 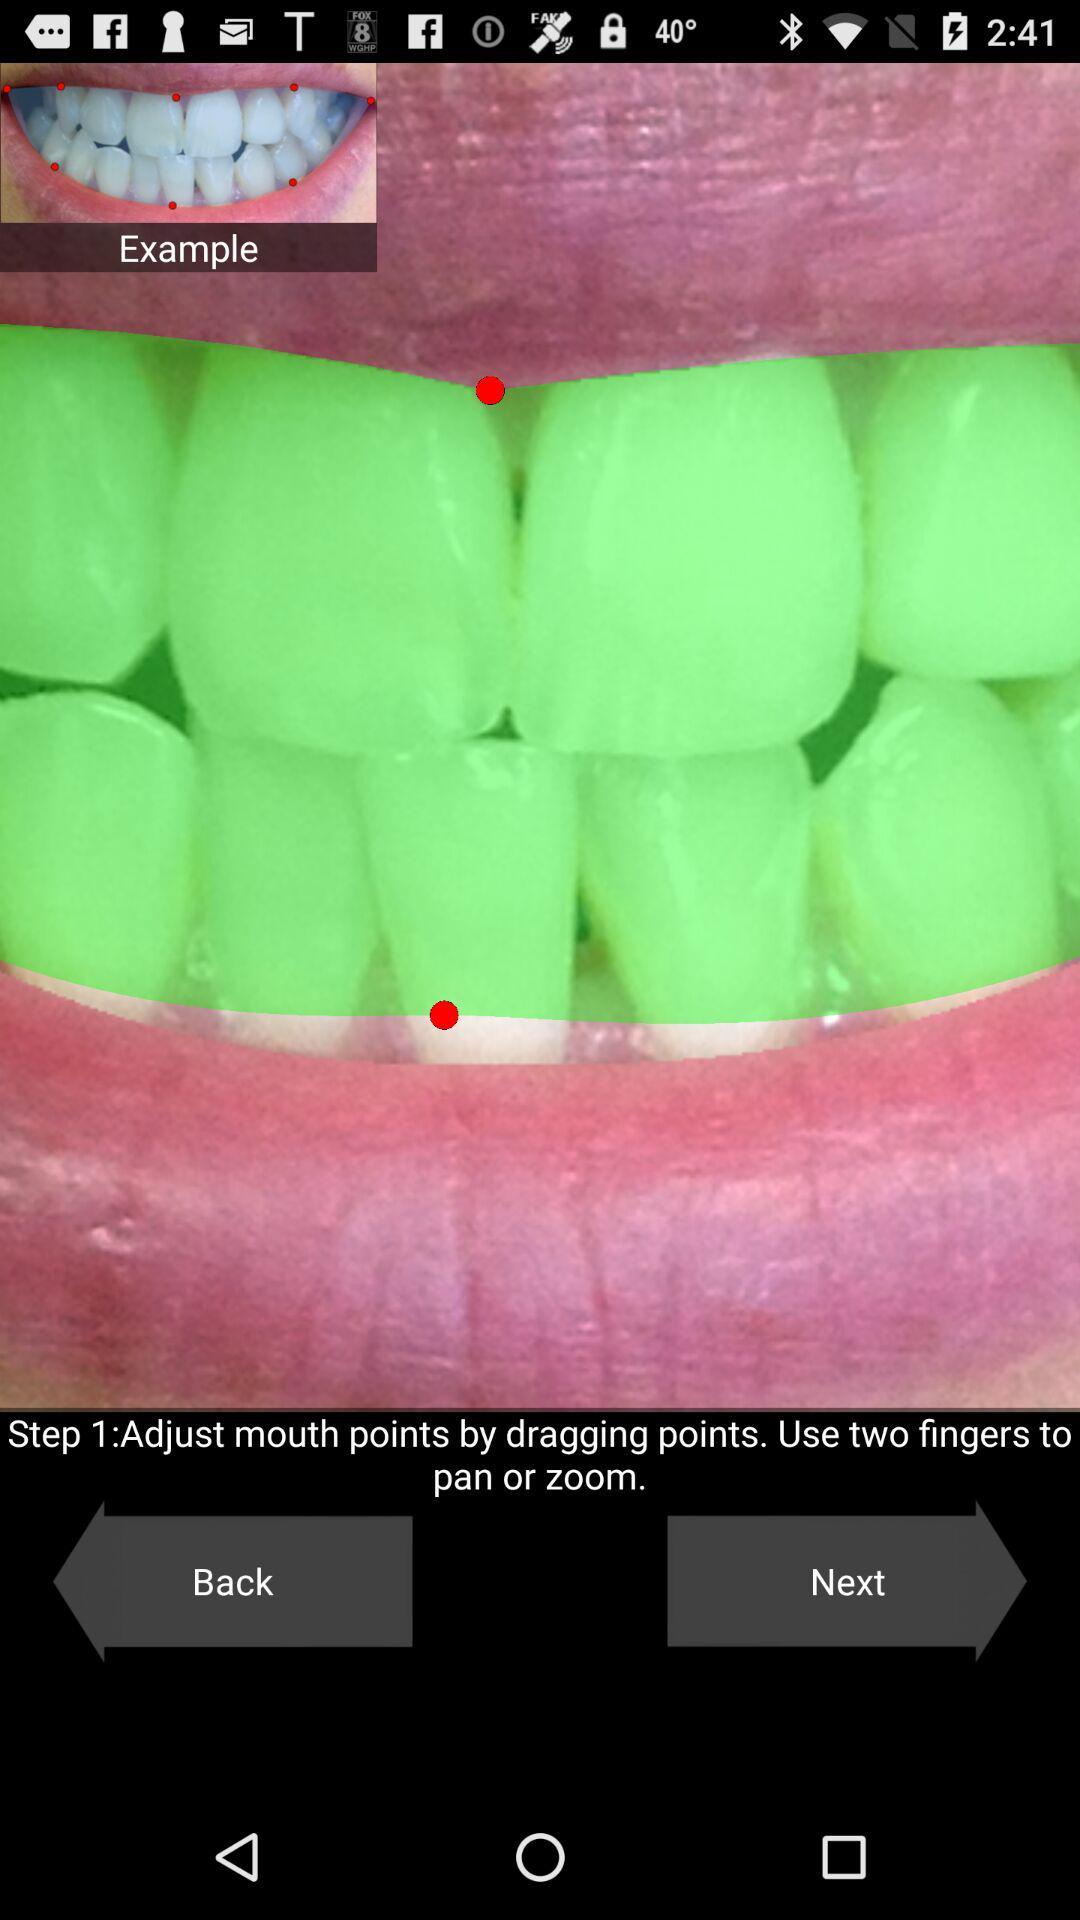 What do you see at coordinates (847, 1580) in the screenshot?
I see `the item next to back` at bounding box center [847, 1580].